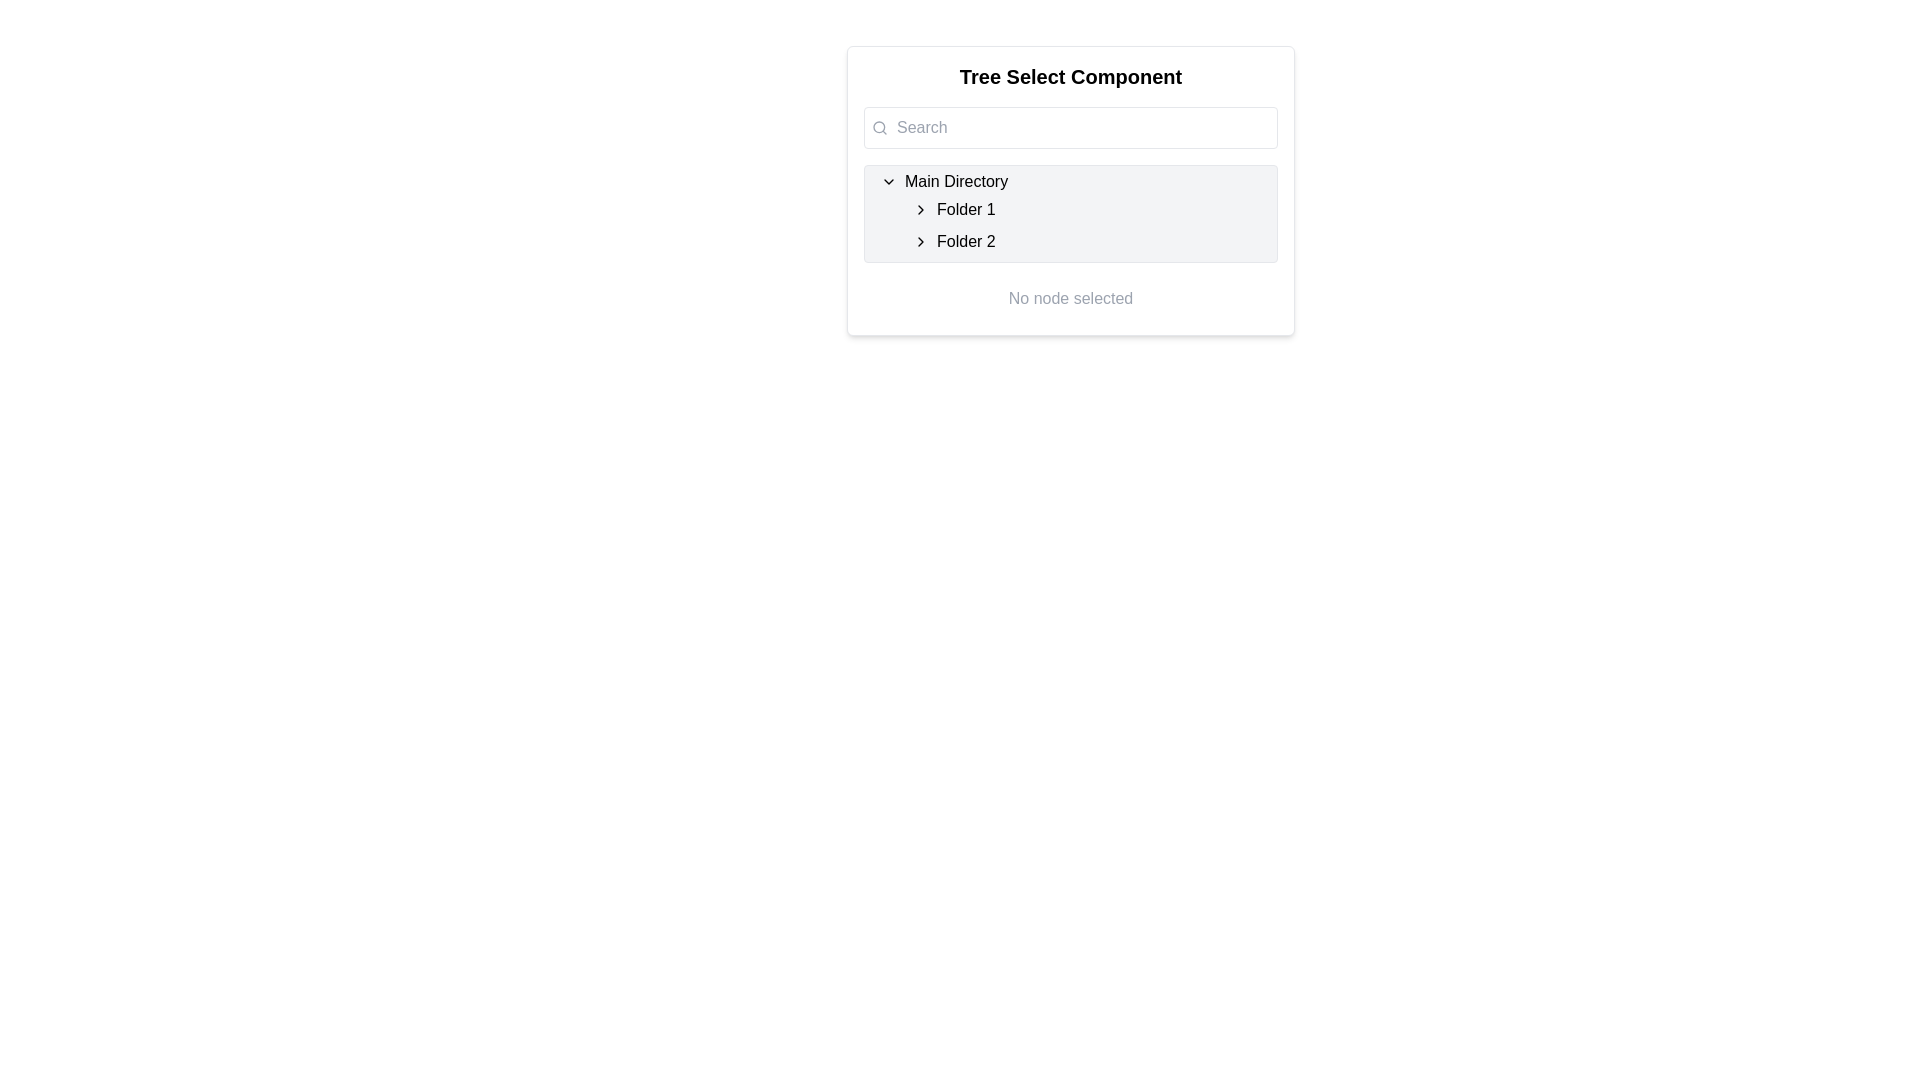  I want to click on the Text header element, which serves as the title for the component and is positioned at the top of a centered card layout, so click(1069, 76).